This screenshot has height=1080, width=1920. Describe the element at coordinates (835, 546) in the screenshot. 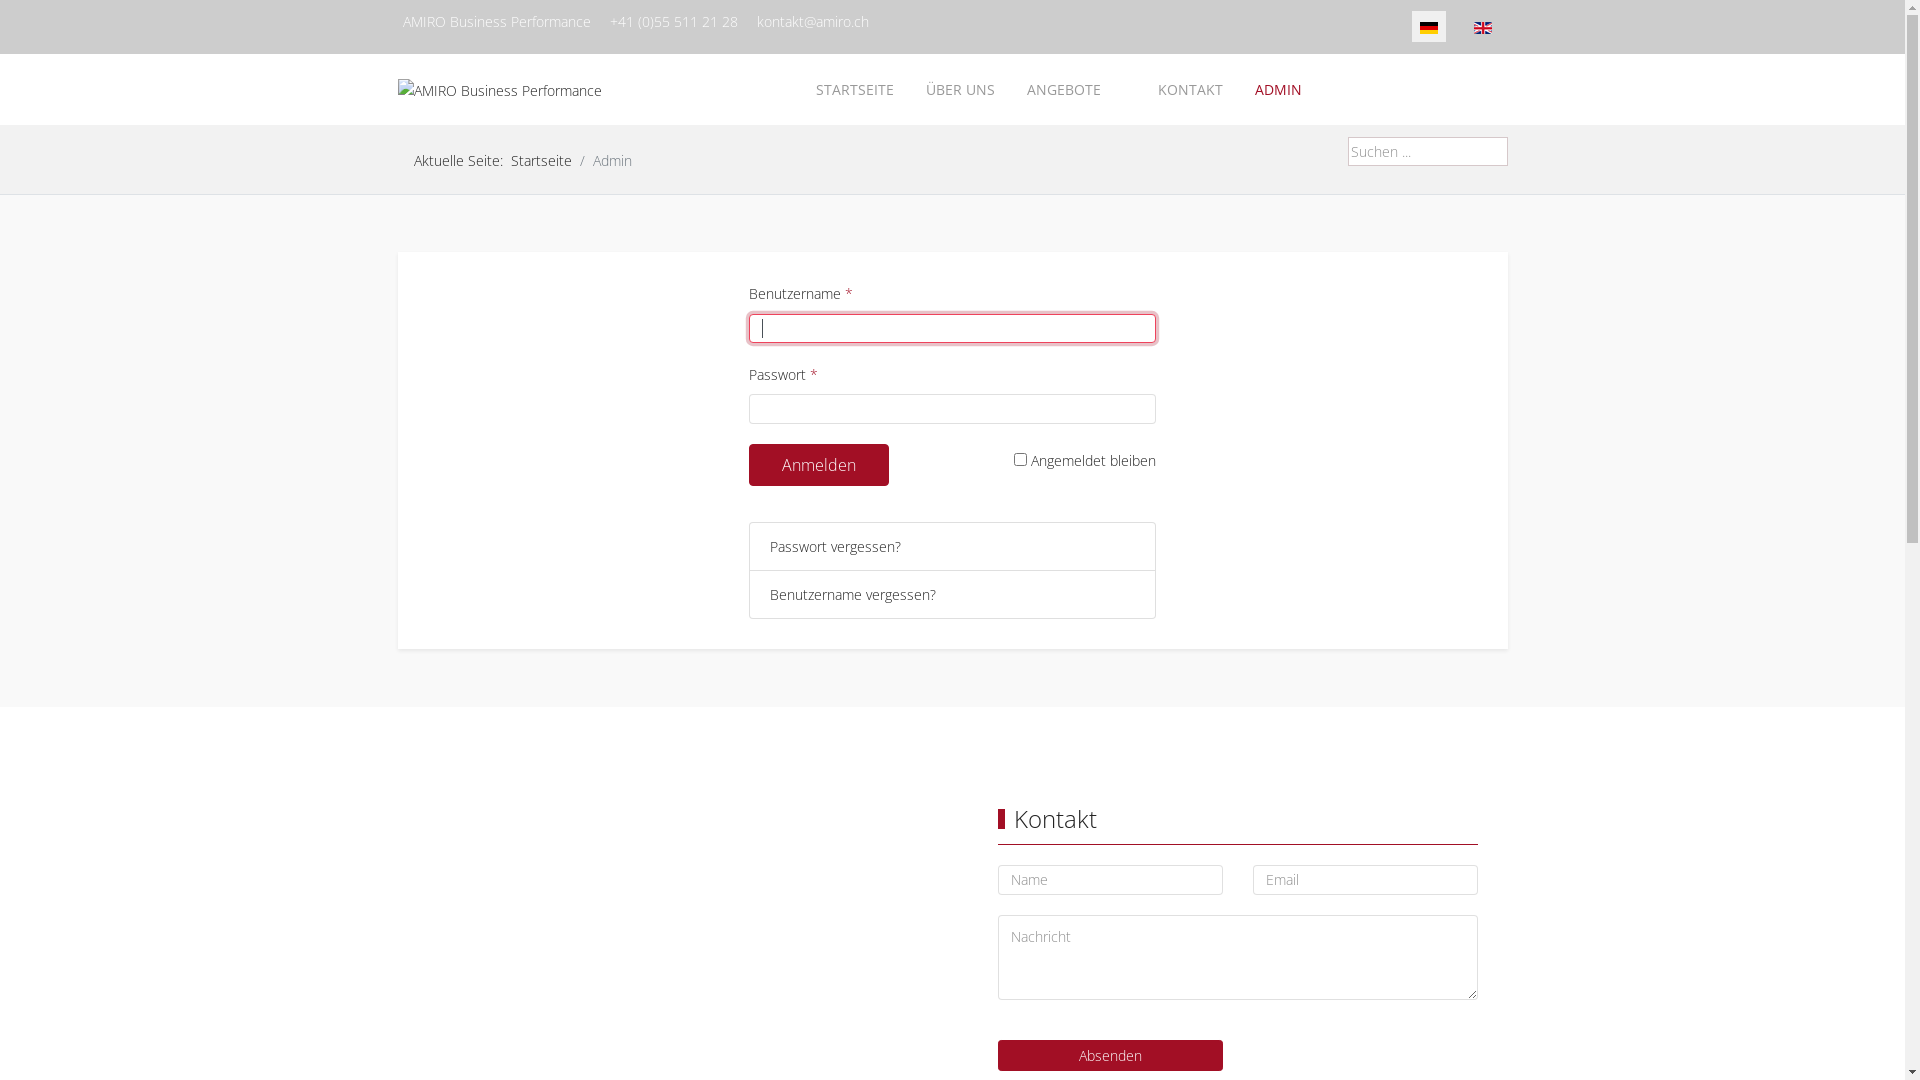

I see `'Passwort vergessen?'` at that location.